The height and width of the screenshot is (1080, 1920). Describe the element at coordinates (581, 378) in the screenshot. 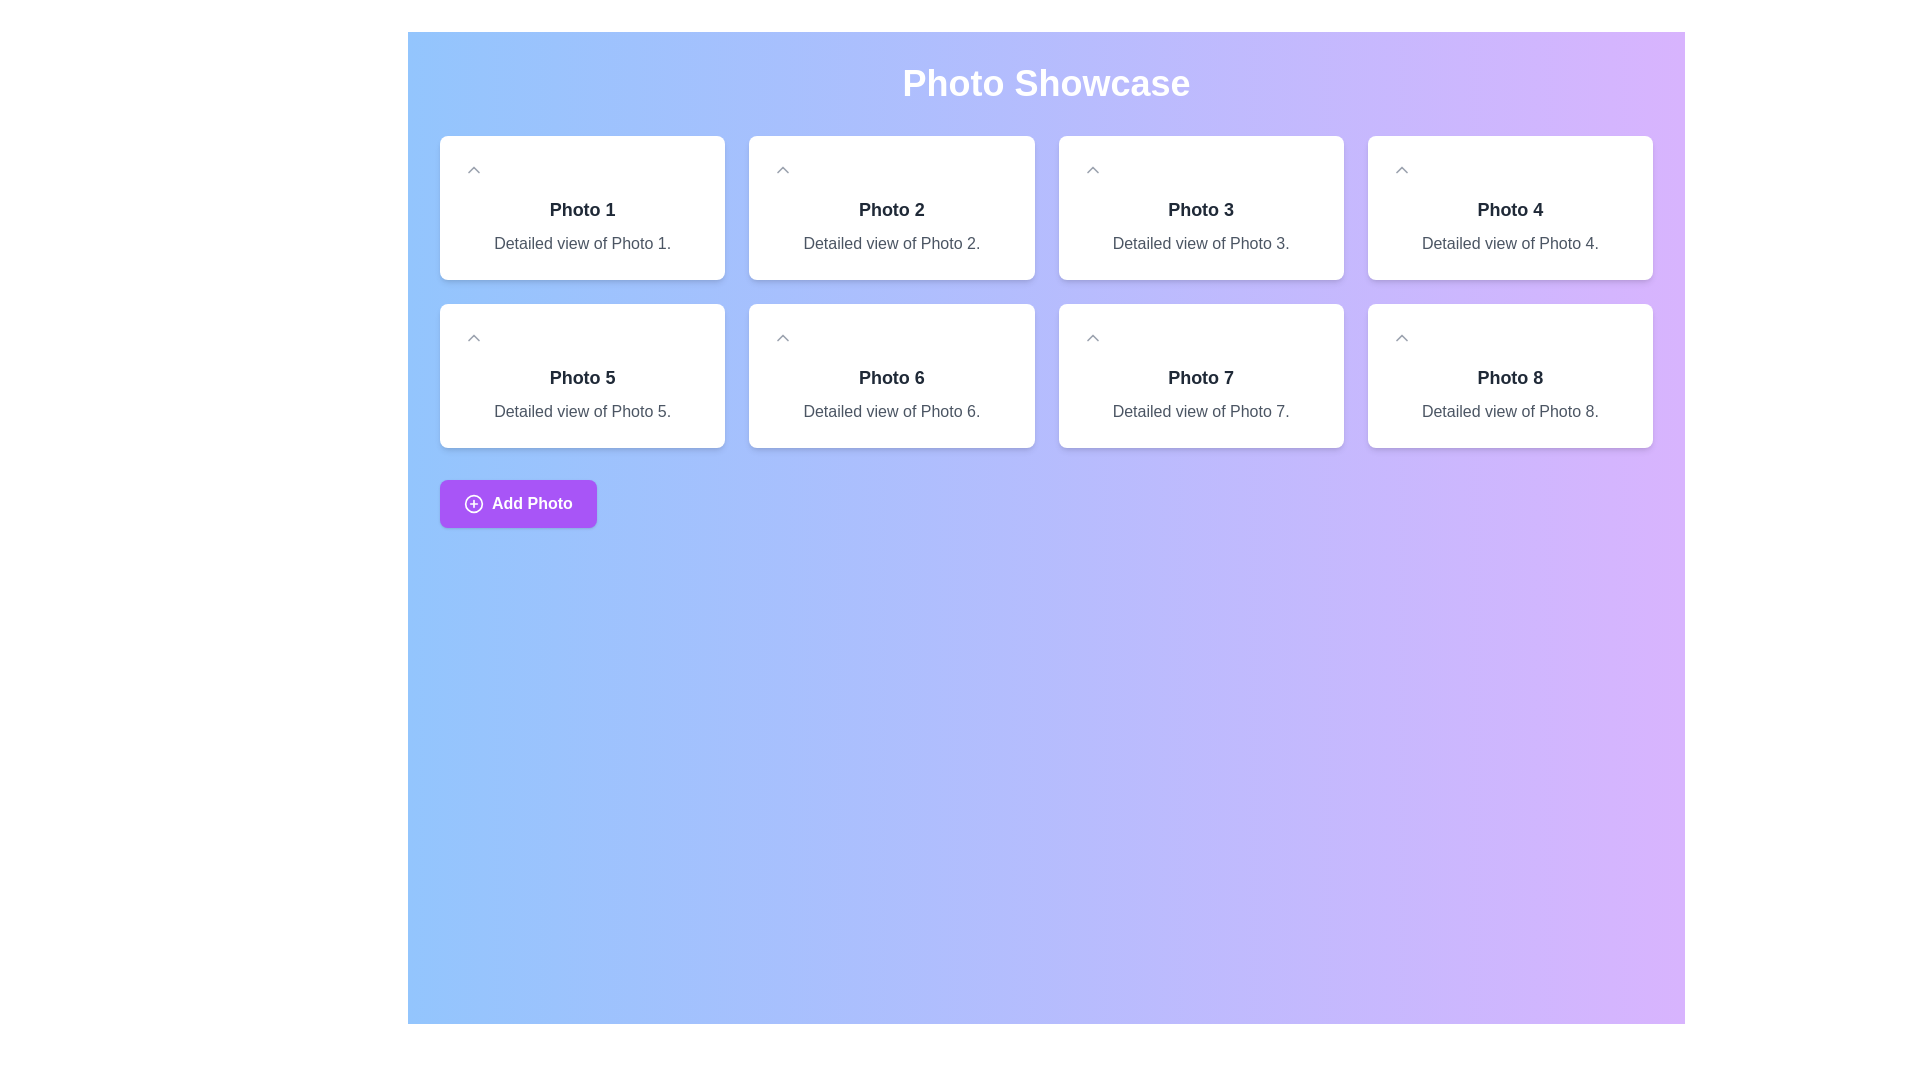

I see `the text label displaying 'Photo 5', which is styled in a large bold font and located in the first column of the second row in a grid layout` at that location.